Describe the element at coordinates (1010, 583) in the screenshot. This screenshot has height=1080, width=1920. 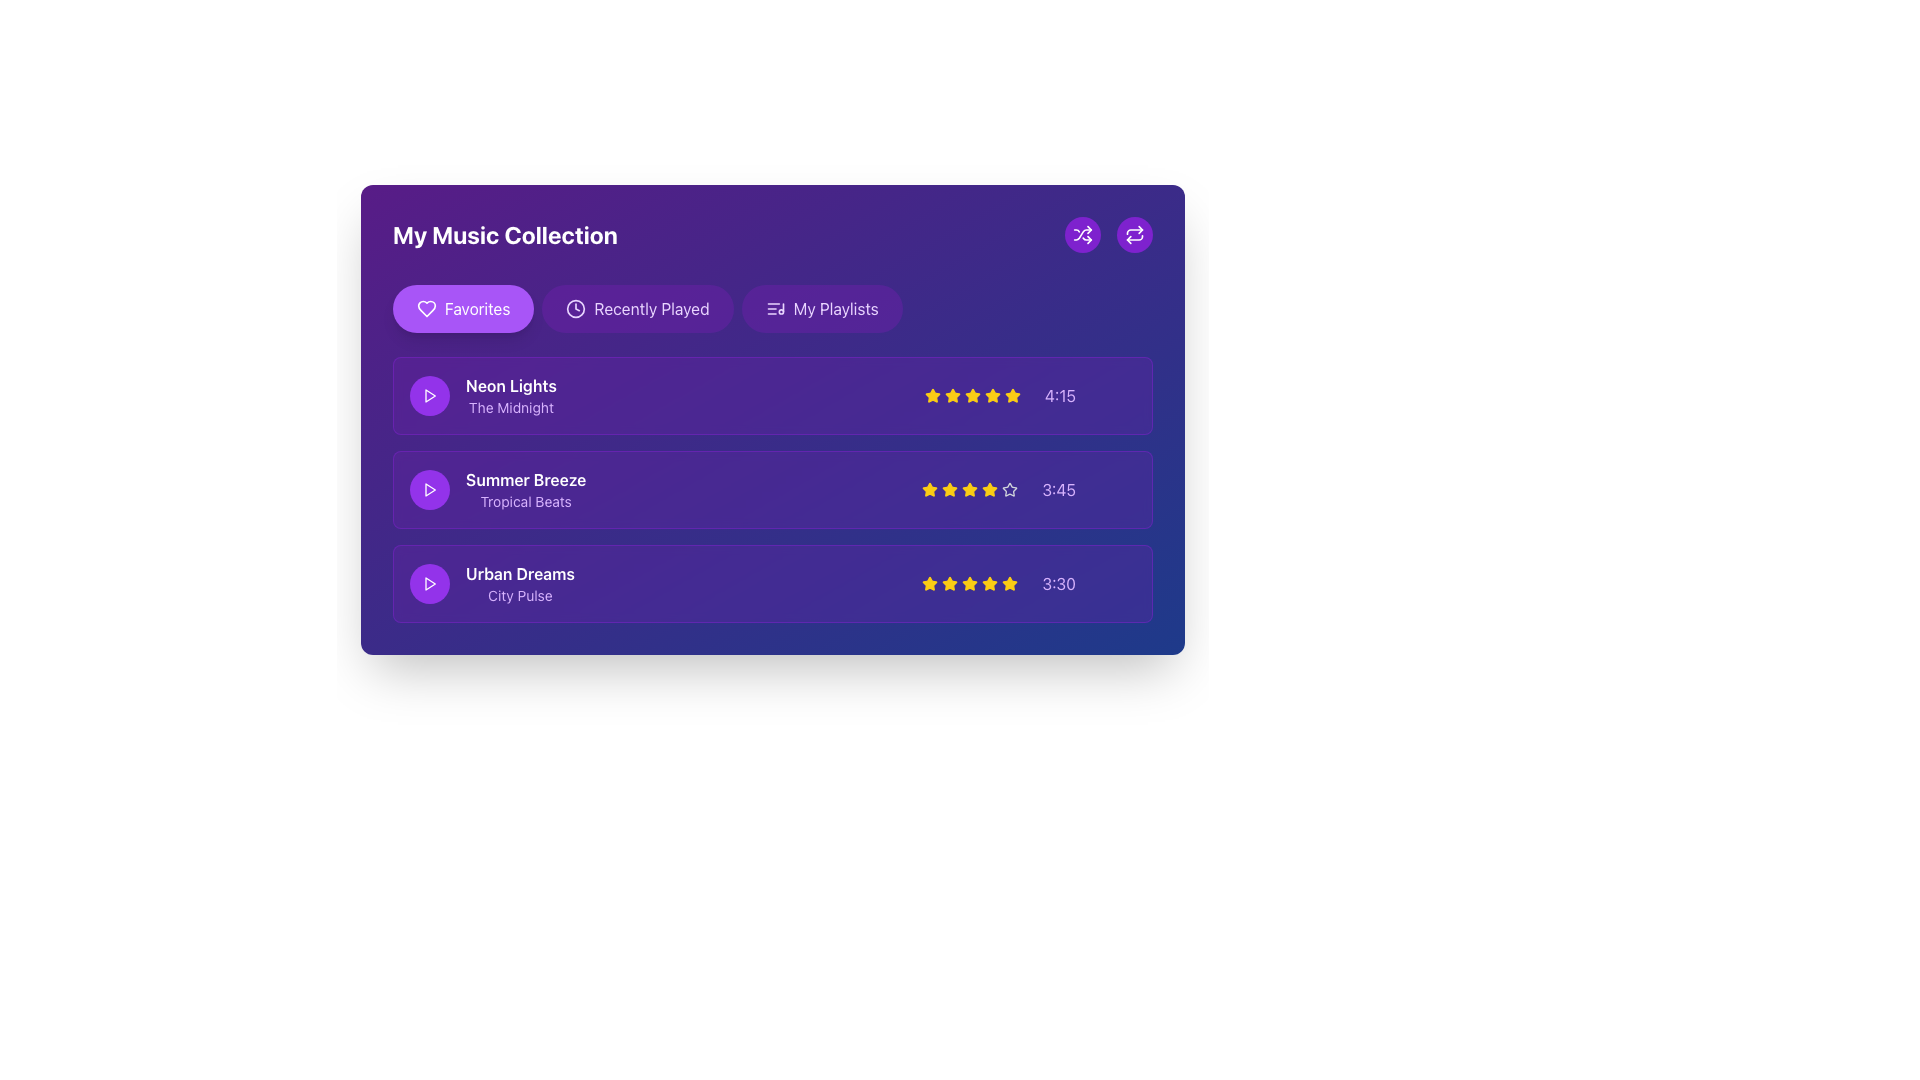
I see `the fifth yellow star icon for rating in the third song entry titled 'Urban Dreams' to rate it` at that location.